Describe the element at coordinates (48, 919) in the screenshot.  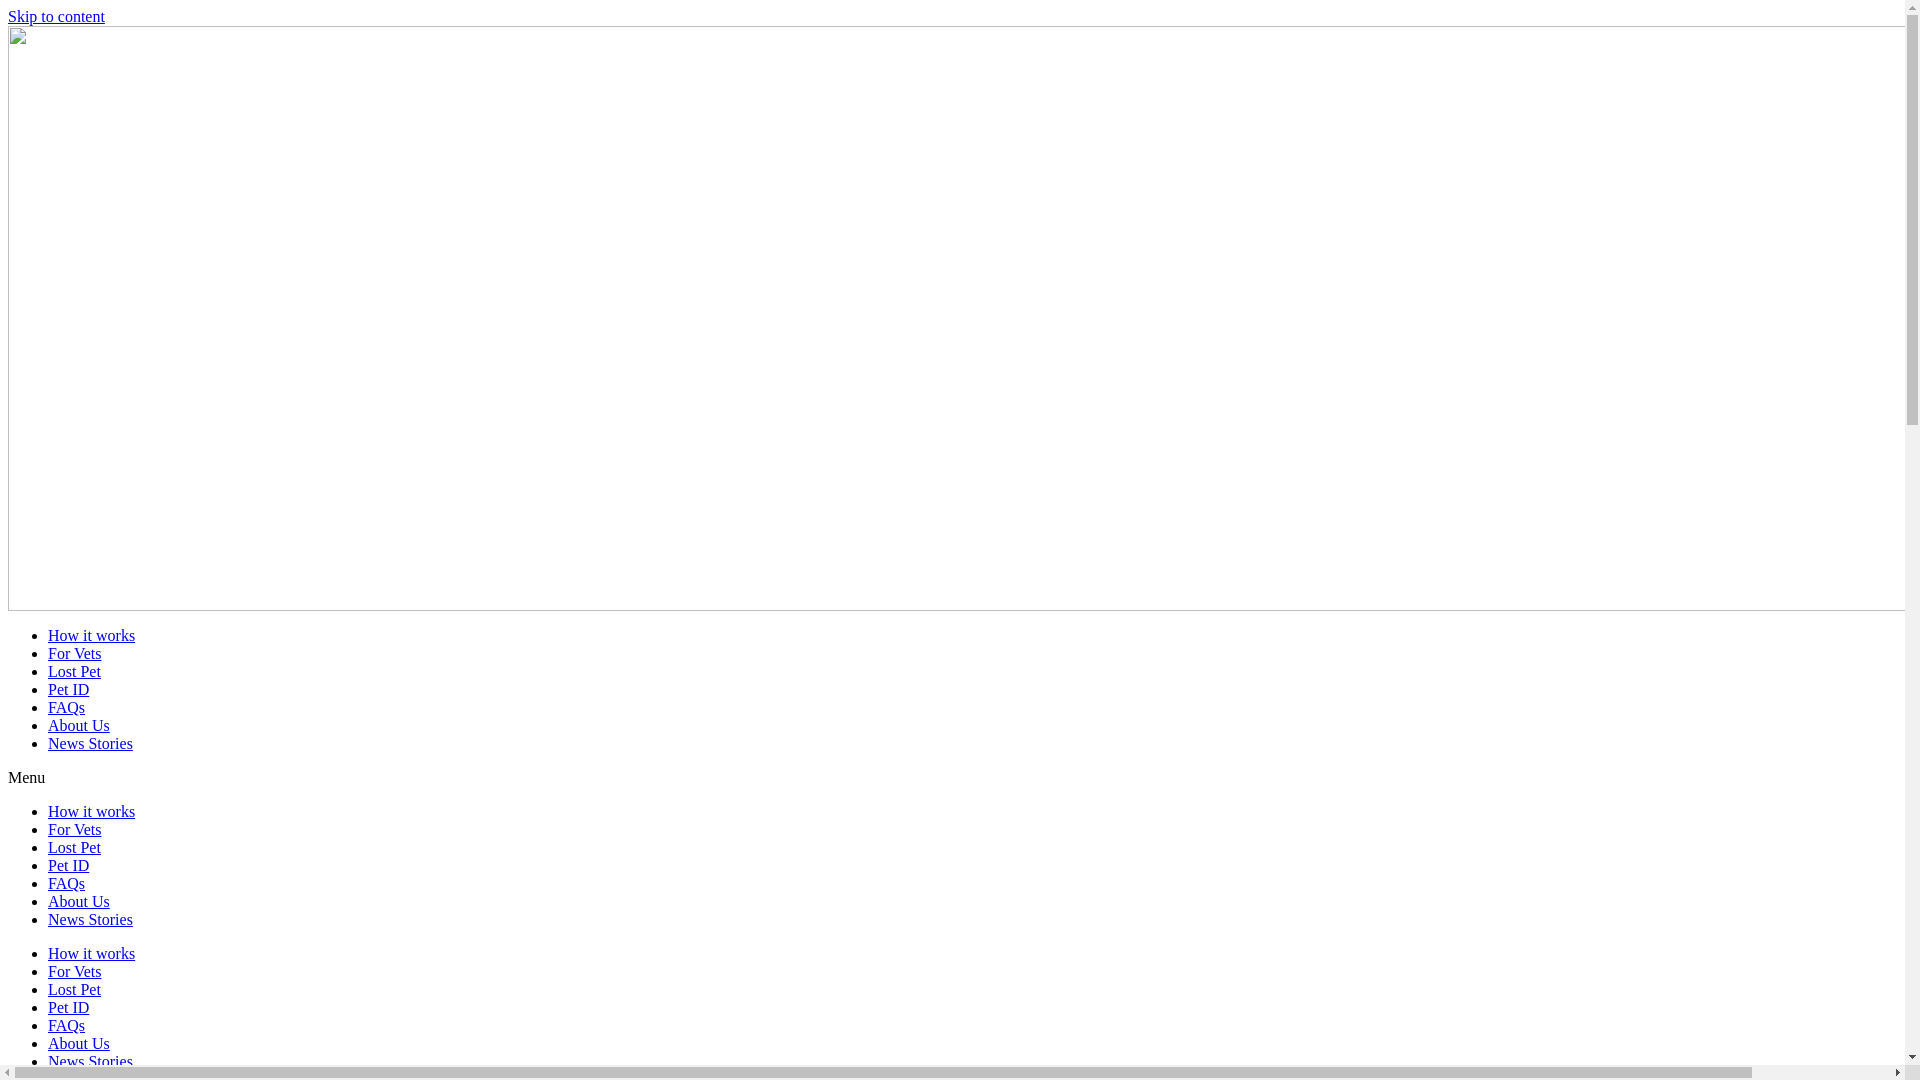
I see `'News Stories'` at that location.